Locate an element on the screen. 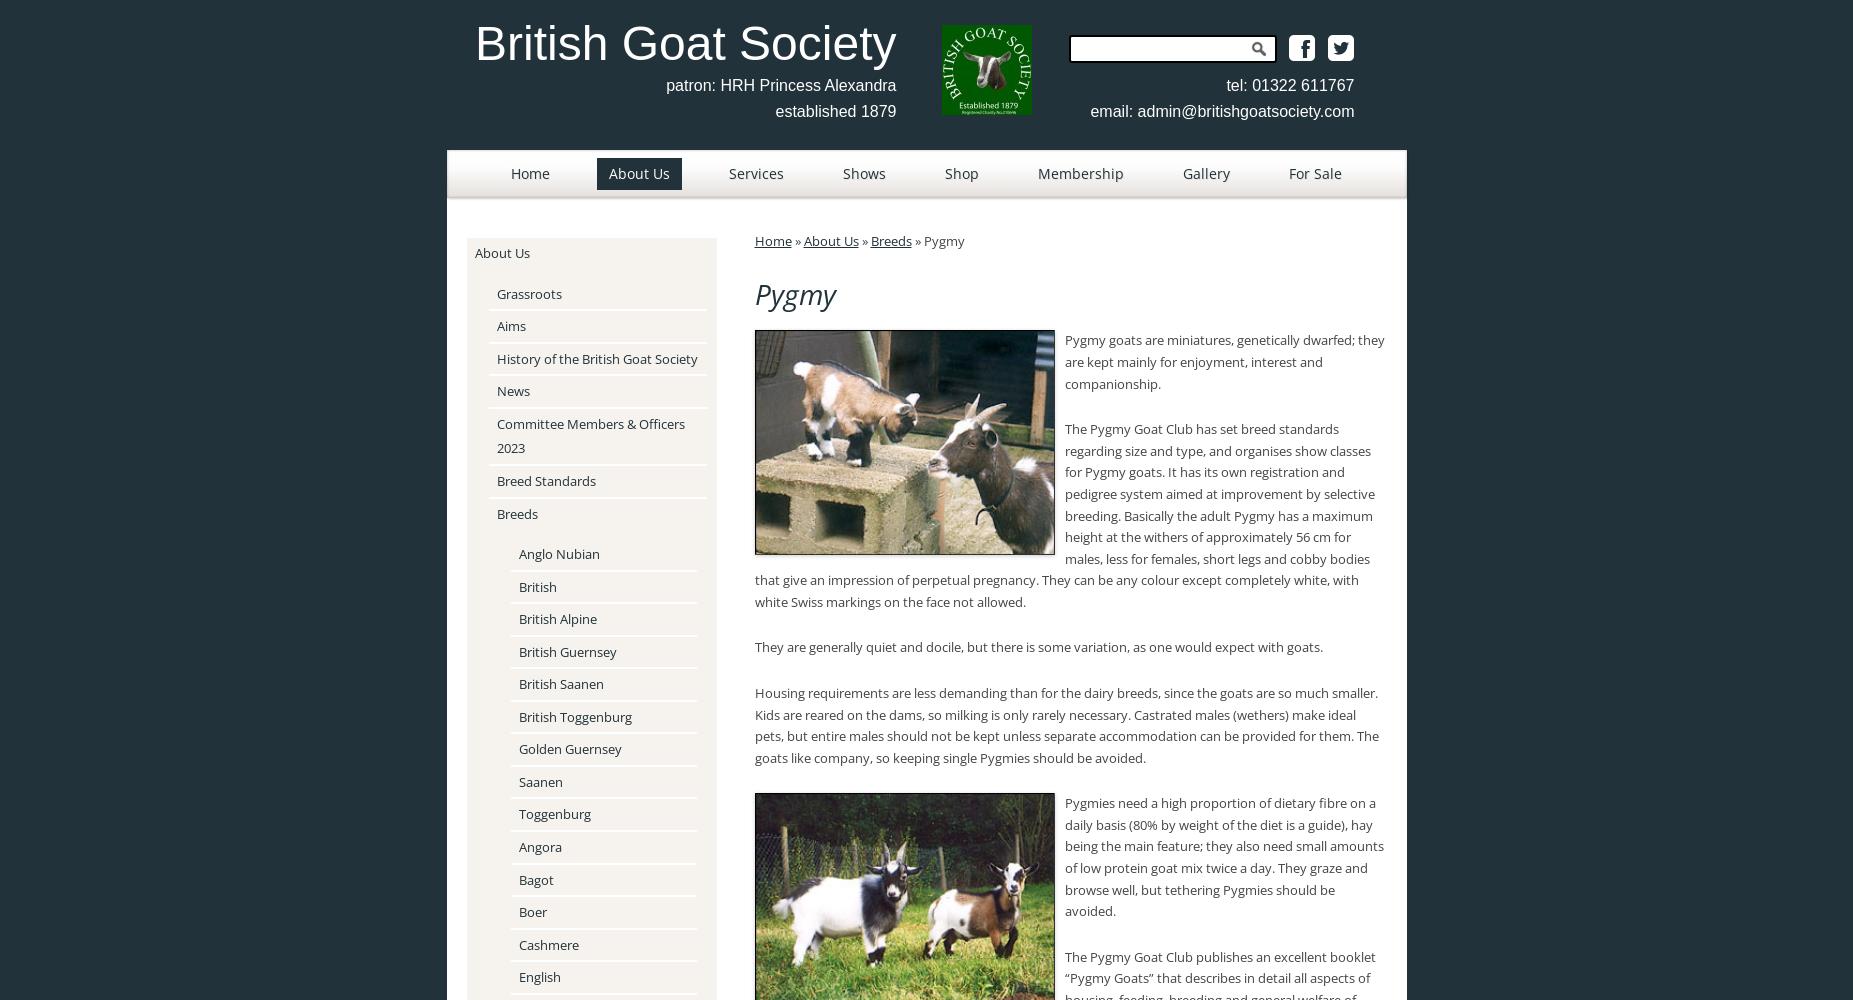 The image size is (1853, 1000). 'Golden Guernsey' is located at coordinates (516, 748).